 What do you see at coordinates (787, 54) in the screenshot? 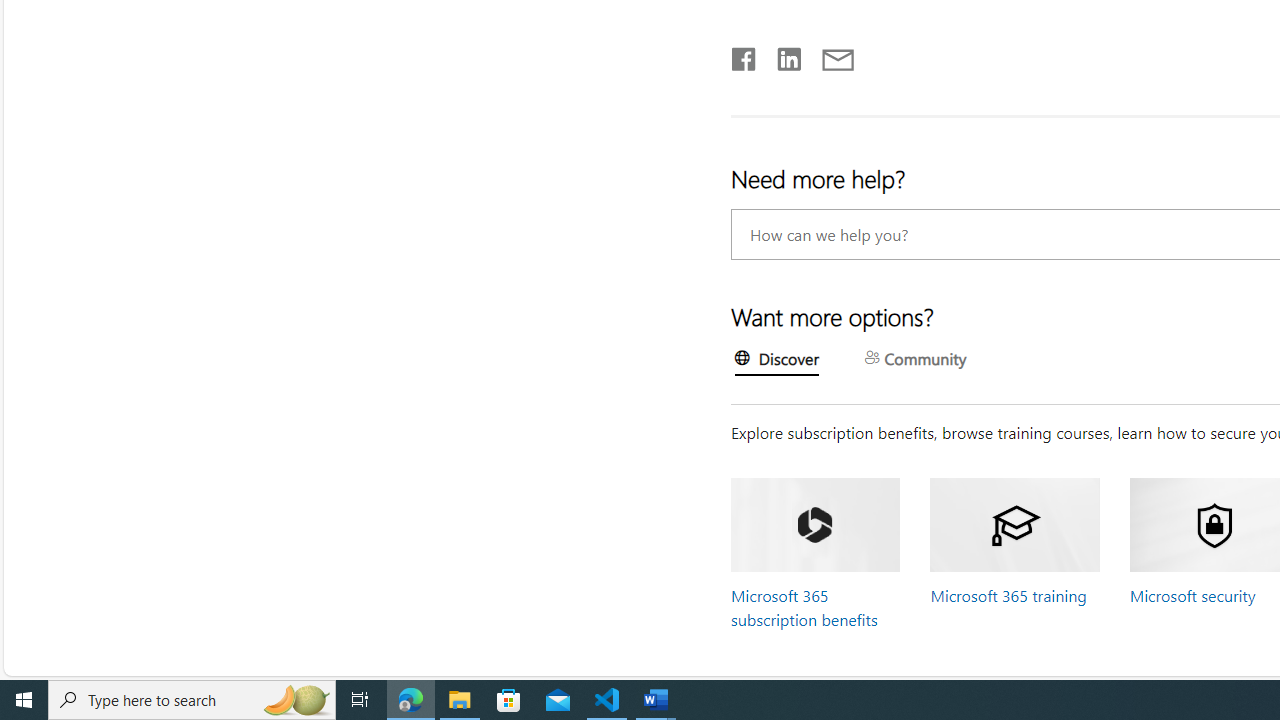
I see `'LinkedIn'` at bounding box center [787, 54].